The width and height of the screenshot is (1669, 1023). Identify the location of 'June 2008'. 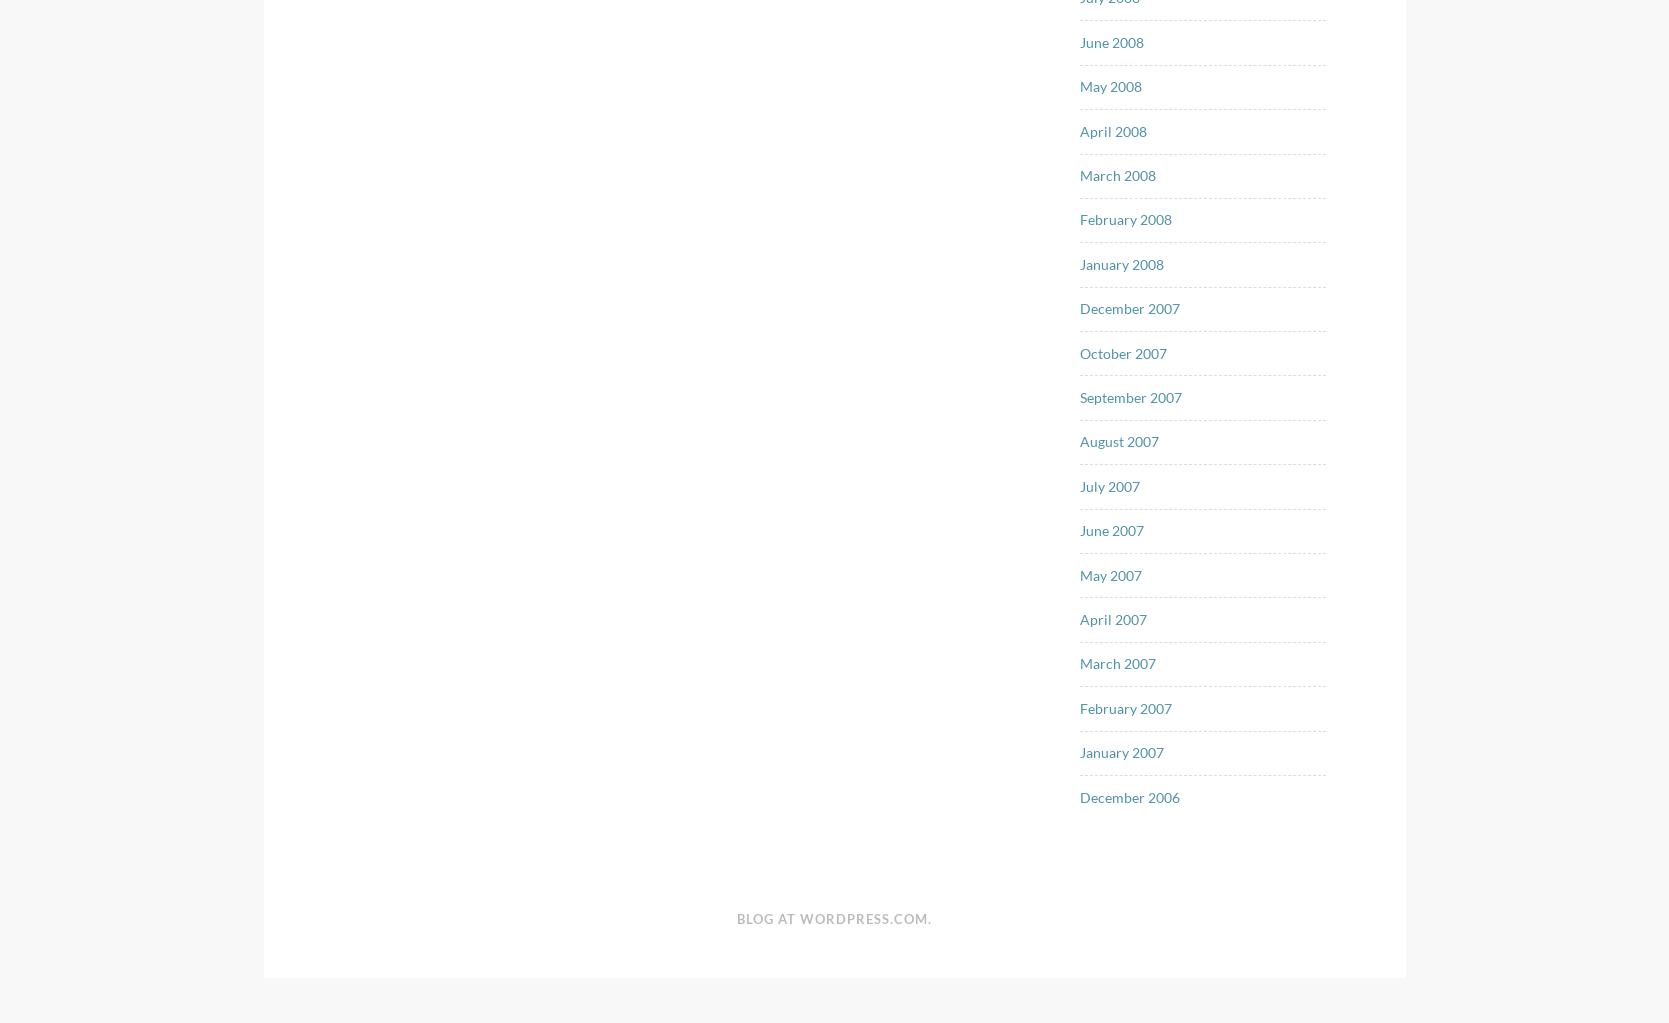
(1112, 40).